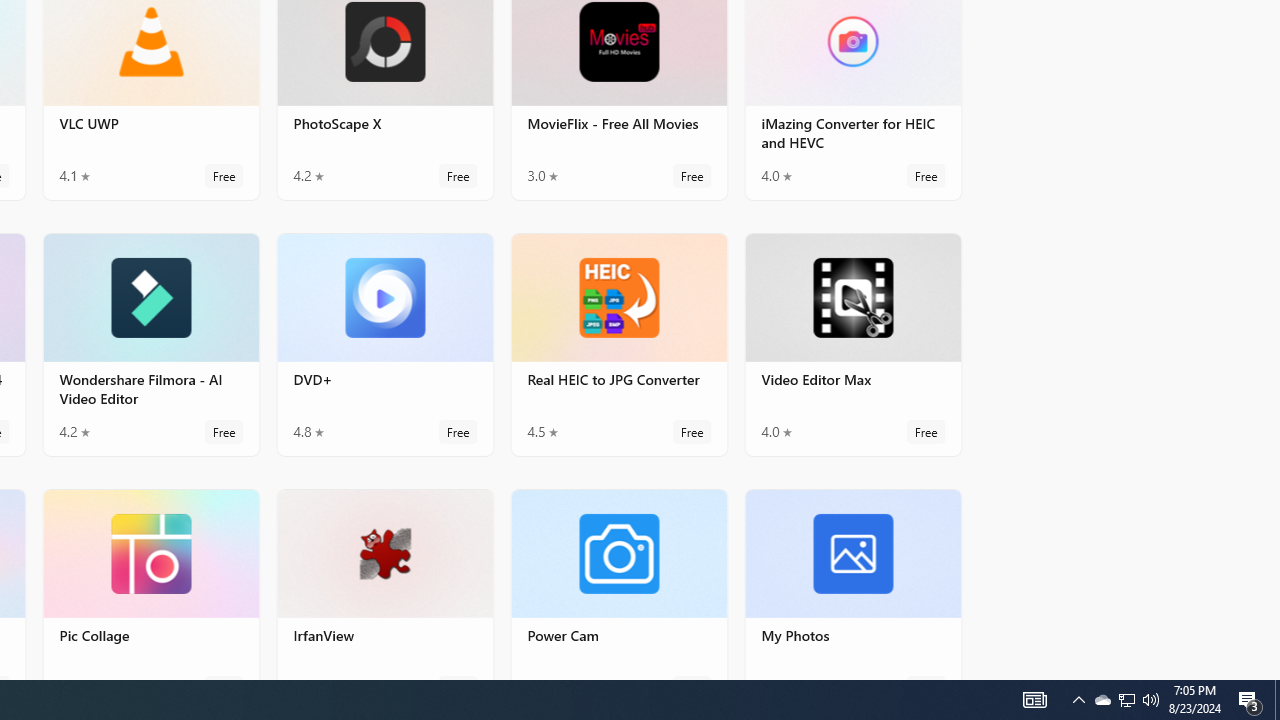 The image size is (1280, 720). Describe the element at coordinates (385, 342) in the screenshot. I see `'DVD+. Average rating of 4.8 out of five stars. Free  '` at that location.